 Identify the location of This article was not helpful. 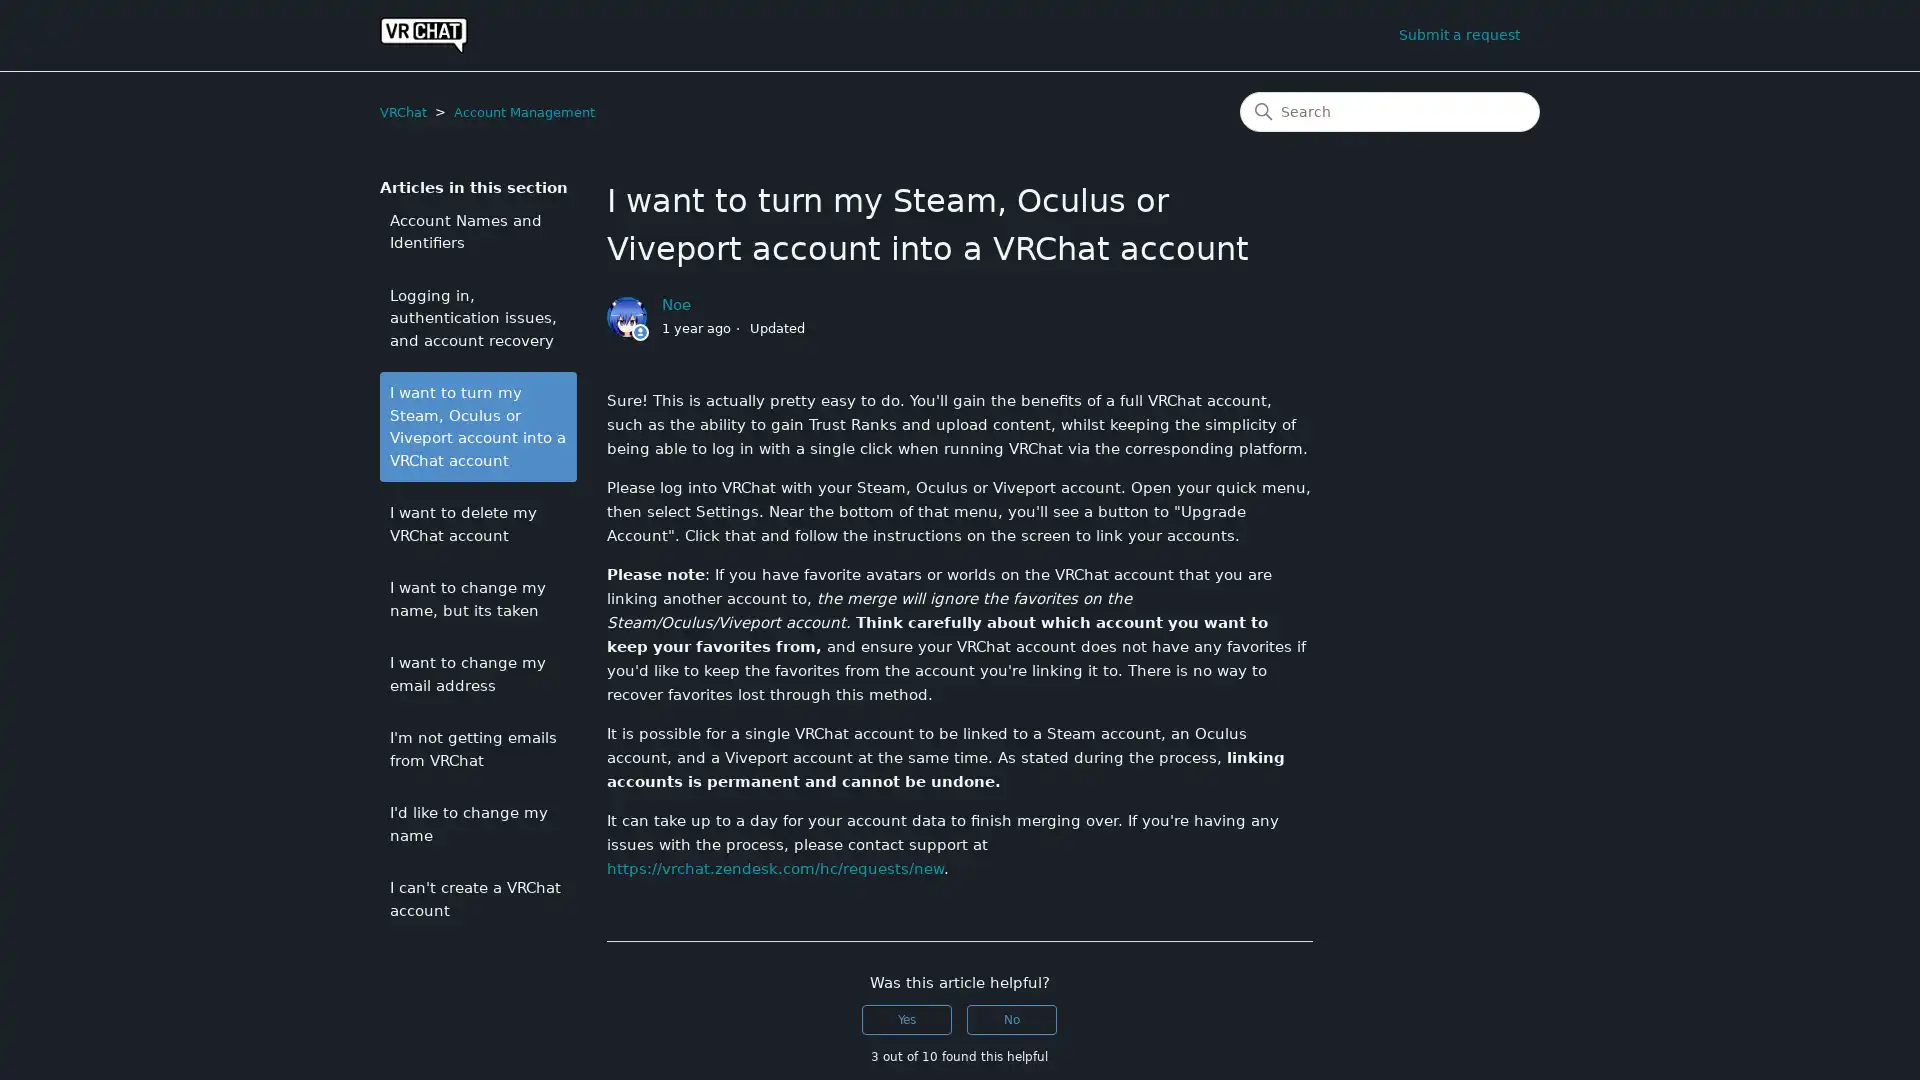
(1012, 1019).